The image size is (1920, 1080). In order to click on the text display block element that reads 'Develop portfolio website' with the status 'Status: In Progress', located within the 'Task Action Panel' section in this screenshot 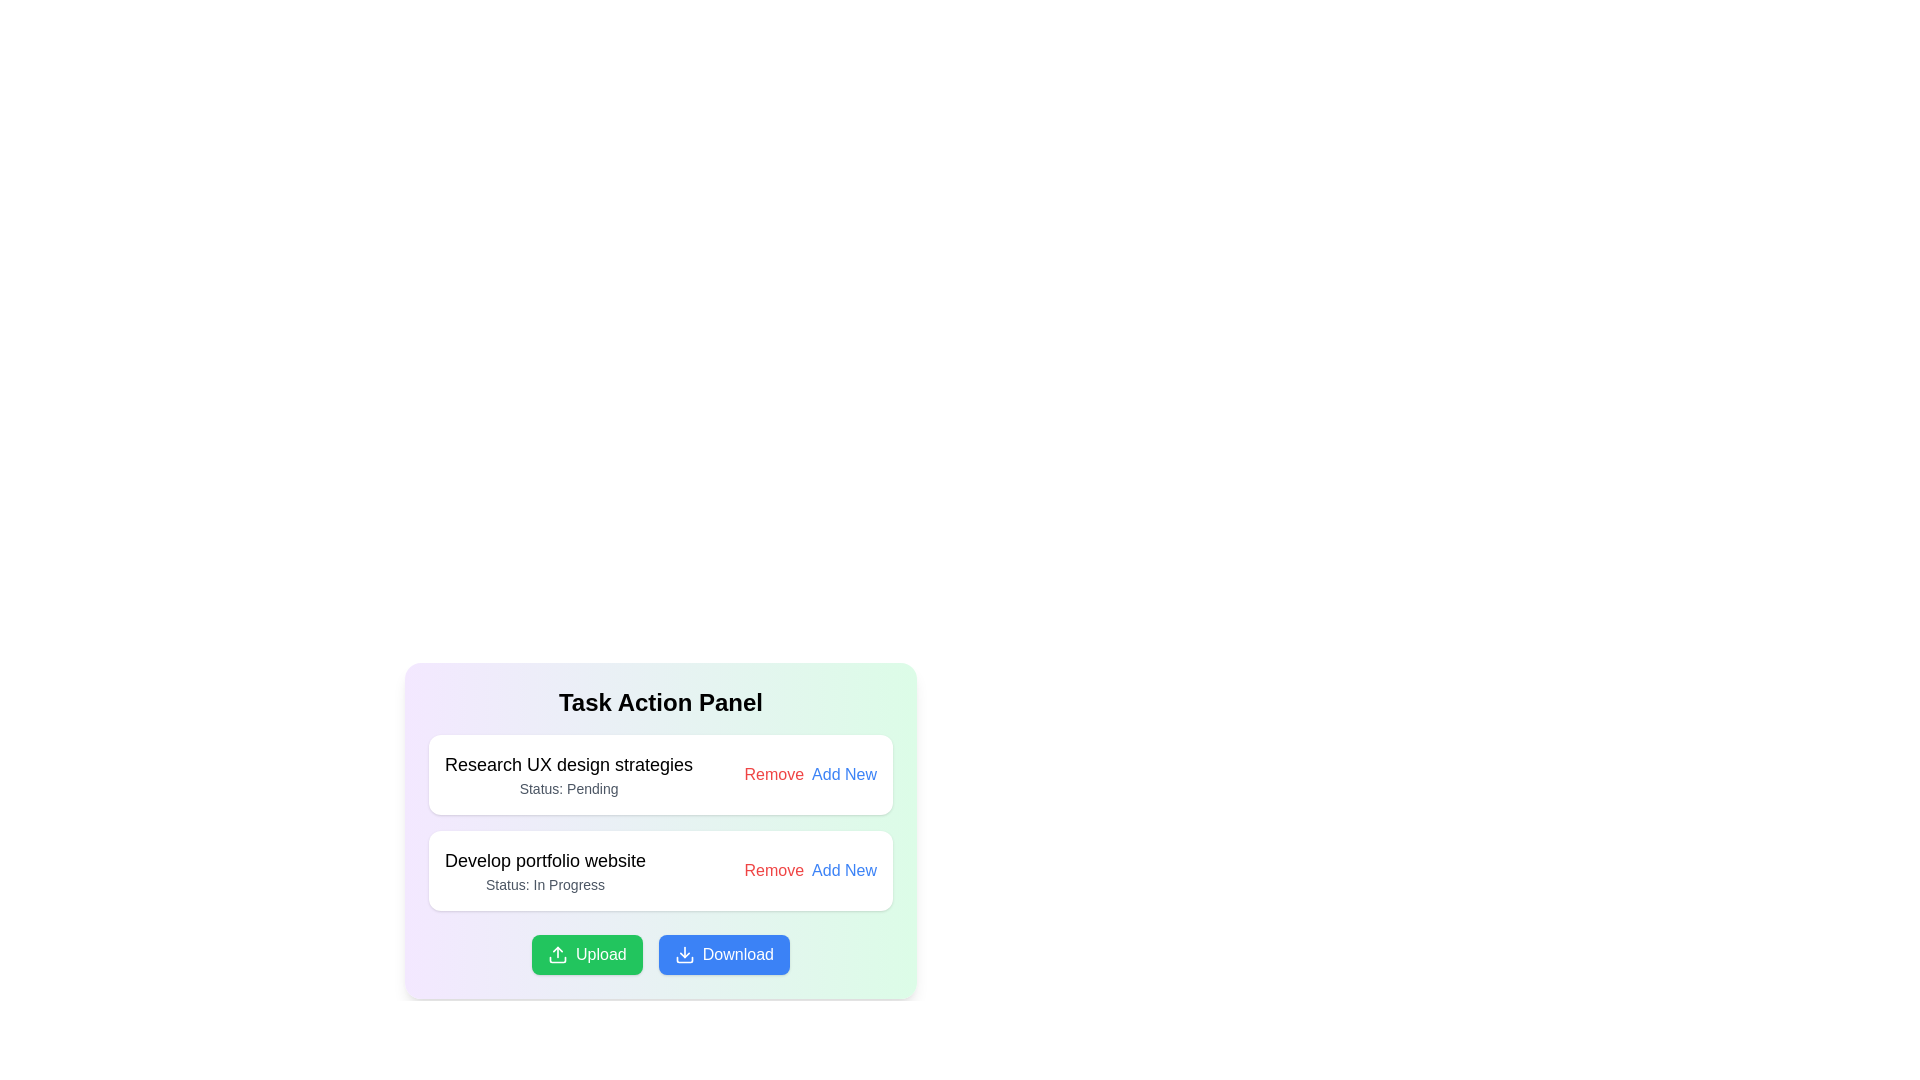, I will do `click(545, 870)`.